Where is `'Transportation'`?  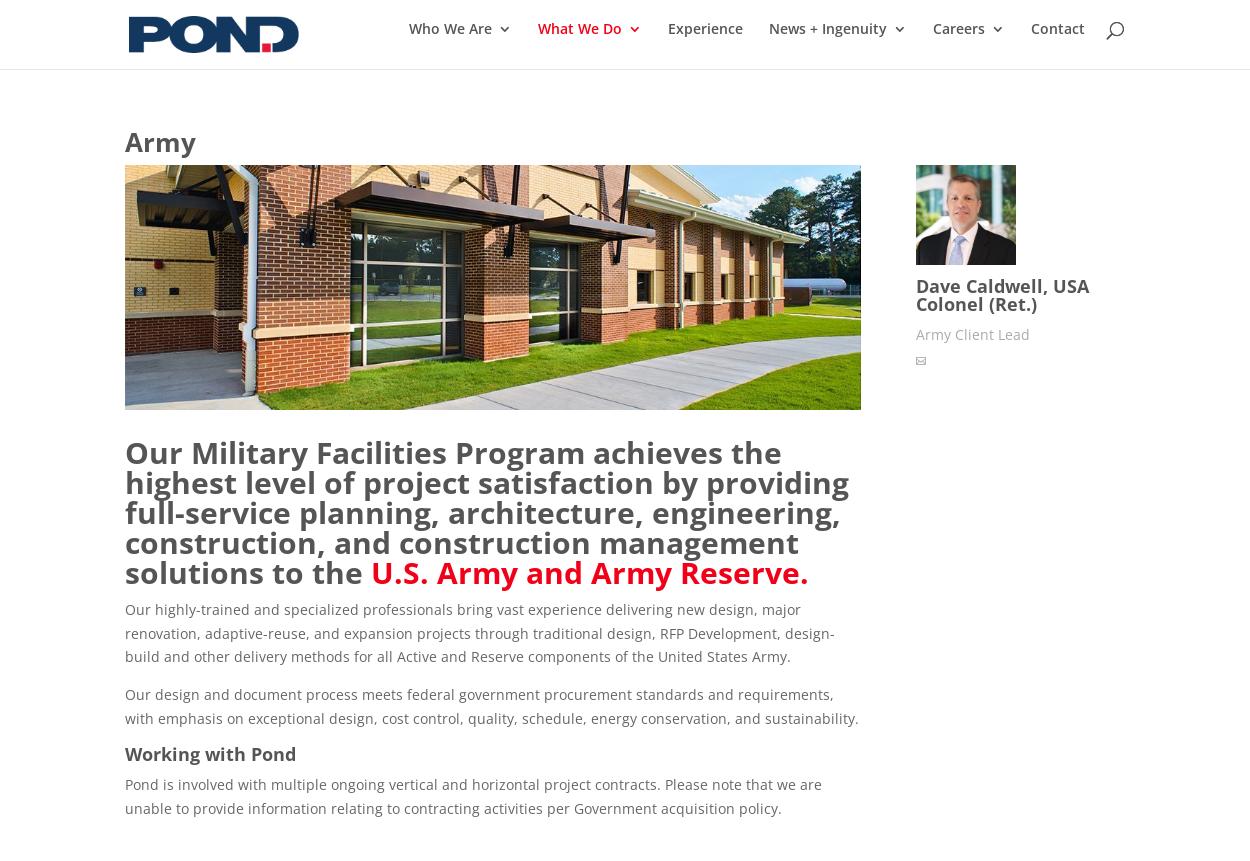 'Transportation' is located at coordinates (577, 266).